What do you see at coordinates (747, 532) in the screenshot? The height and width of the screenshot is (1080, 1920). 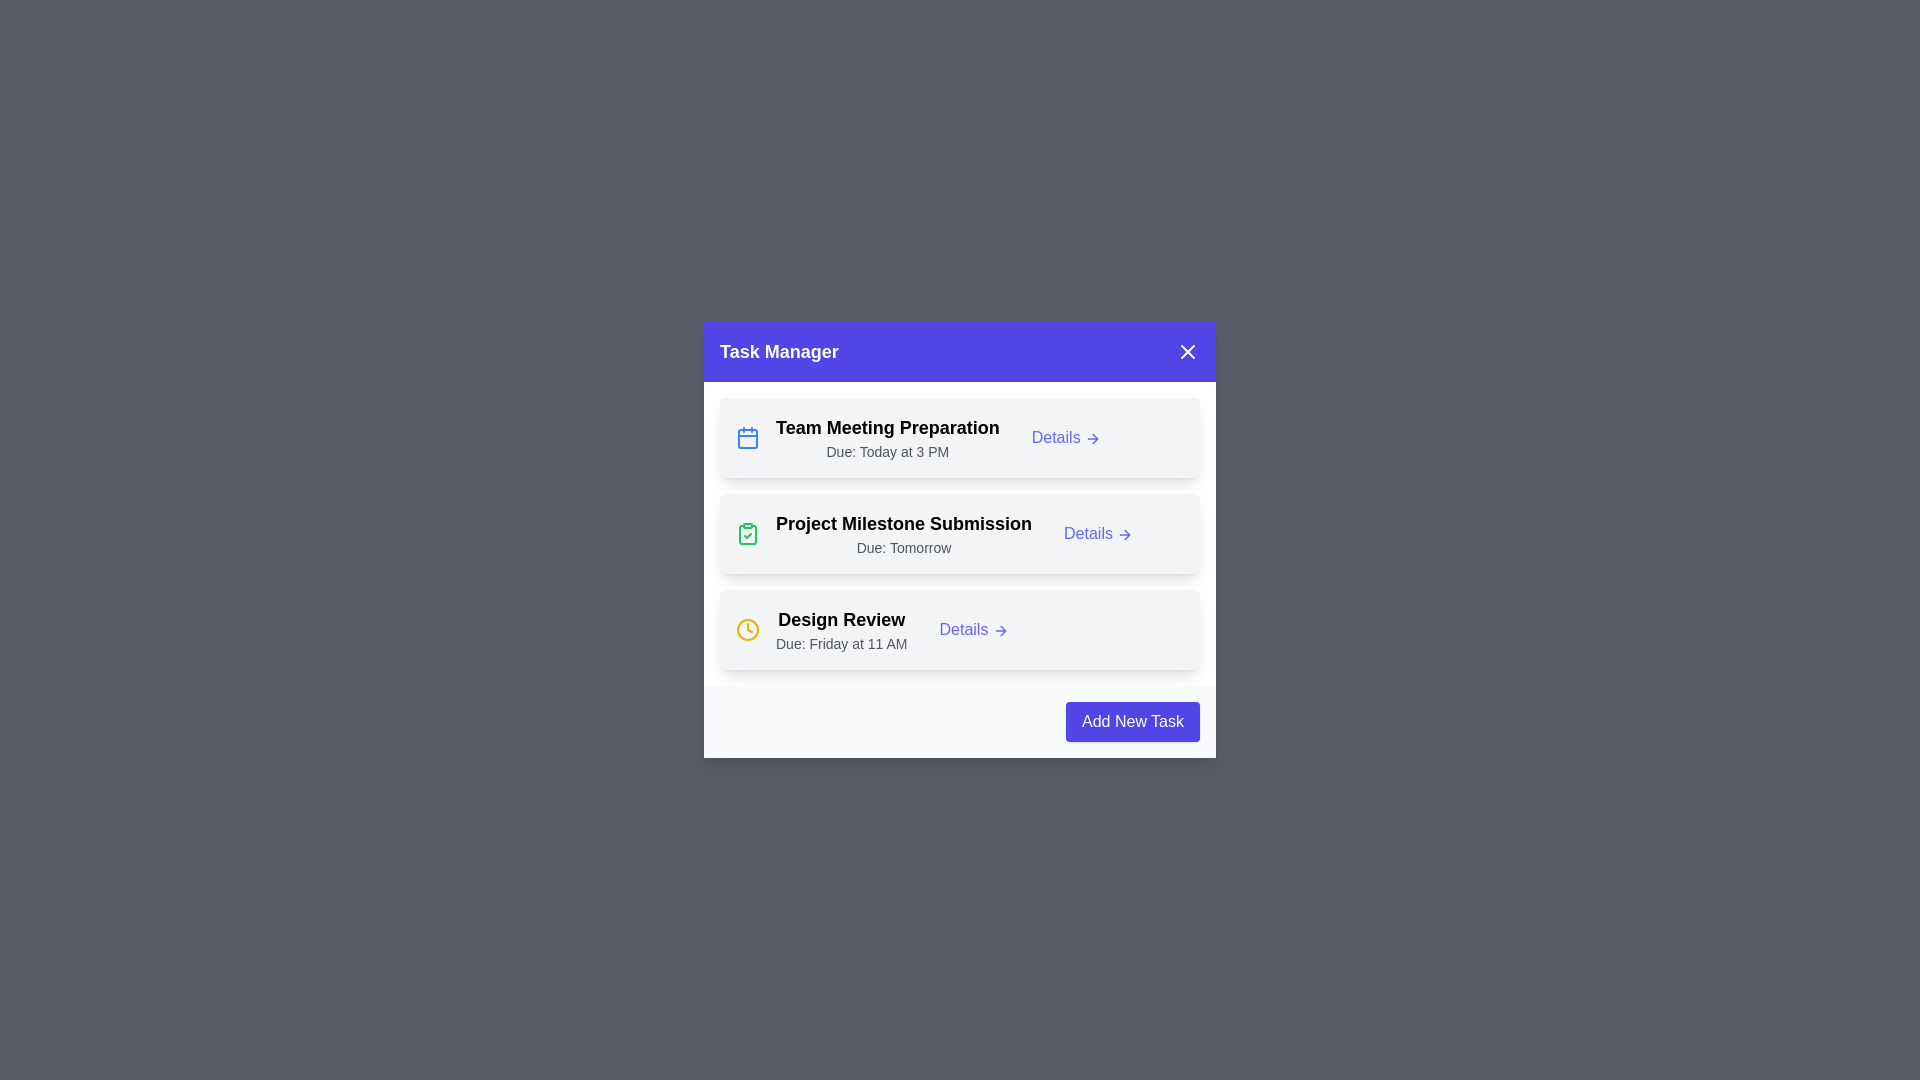 I see `the green clipboard icon with a checkmark located to the left of the 'Project Milestone Submission' text` at bounding box center [747, 532].